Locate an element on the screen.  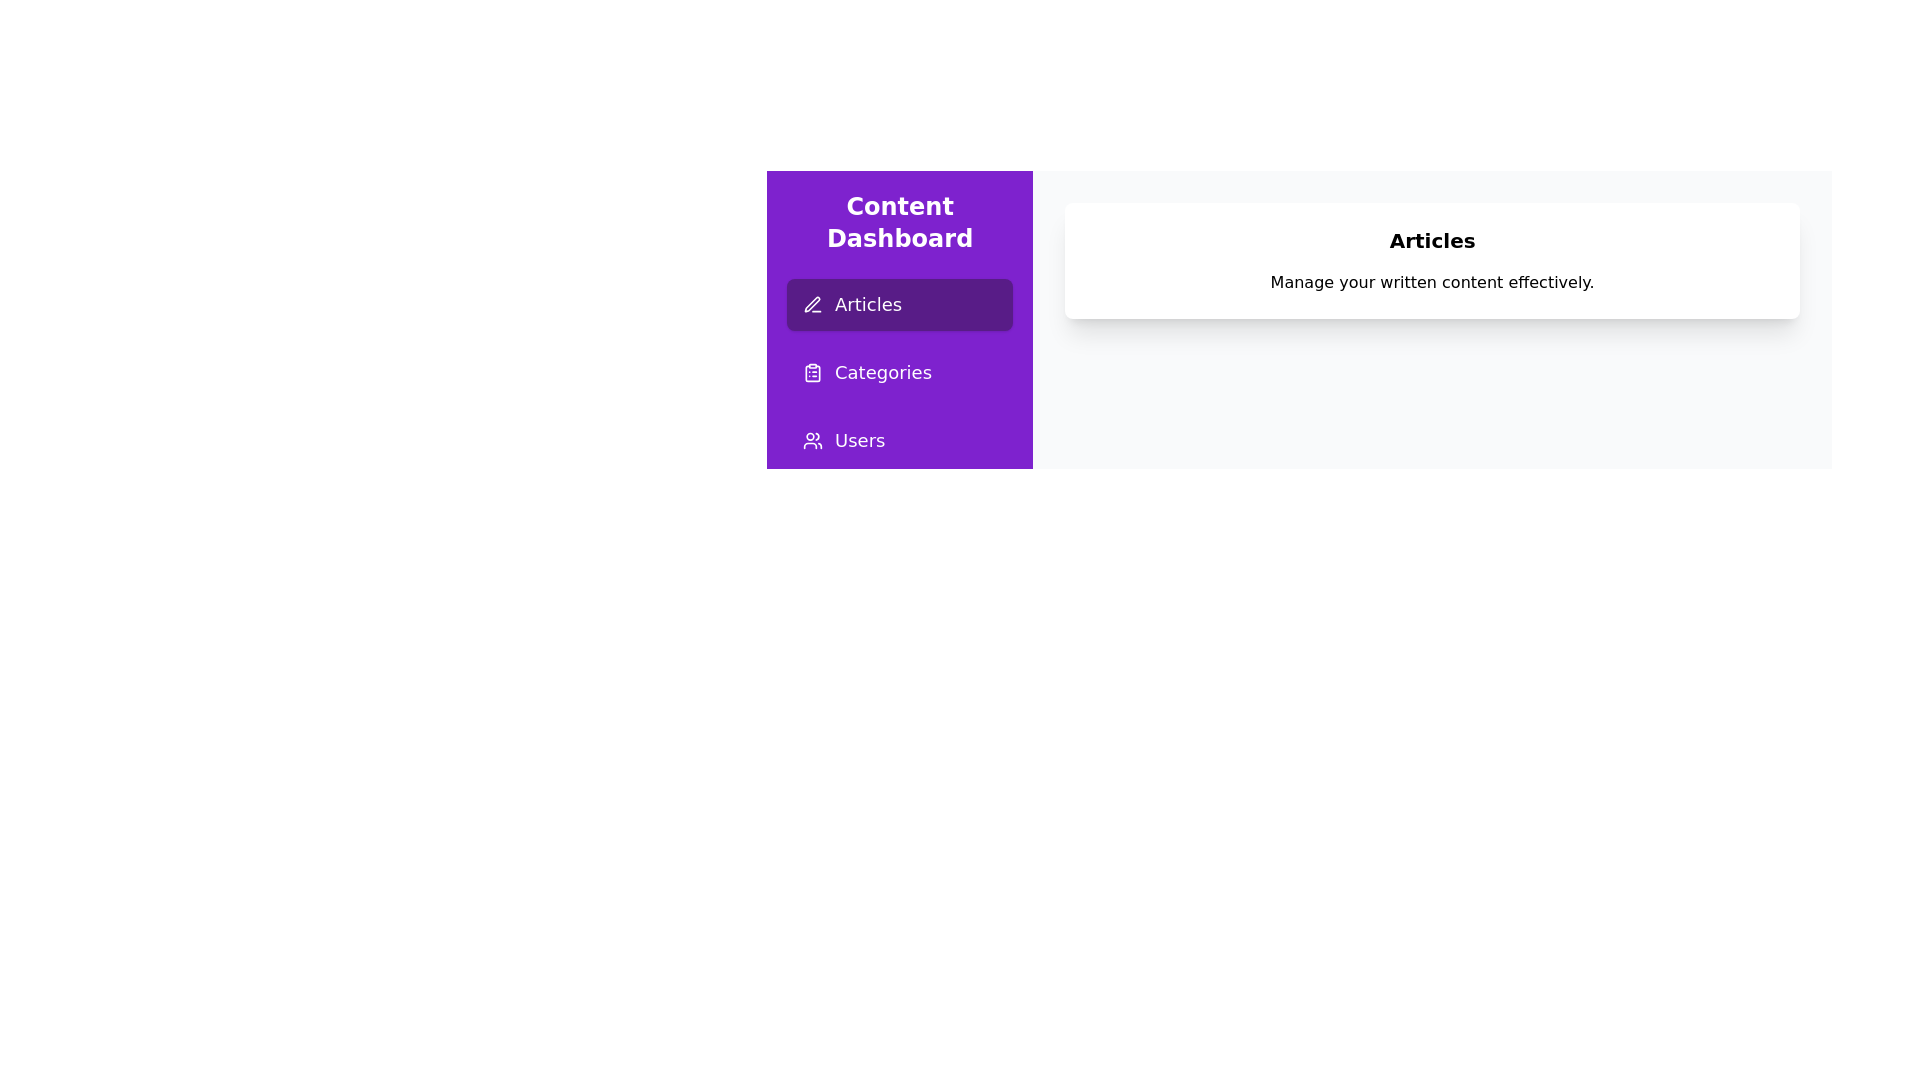
the page Categories from the sidebar menu is located at coordinates (899, 373).